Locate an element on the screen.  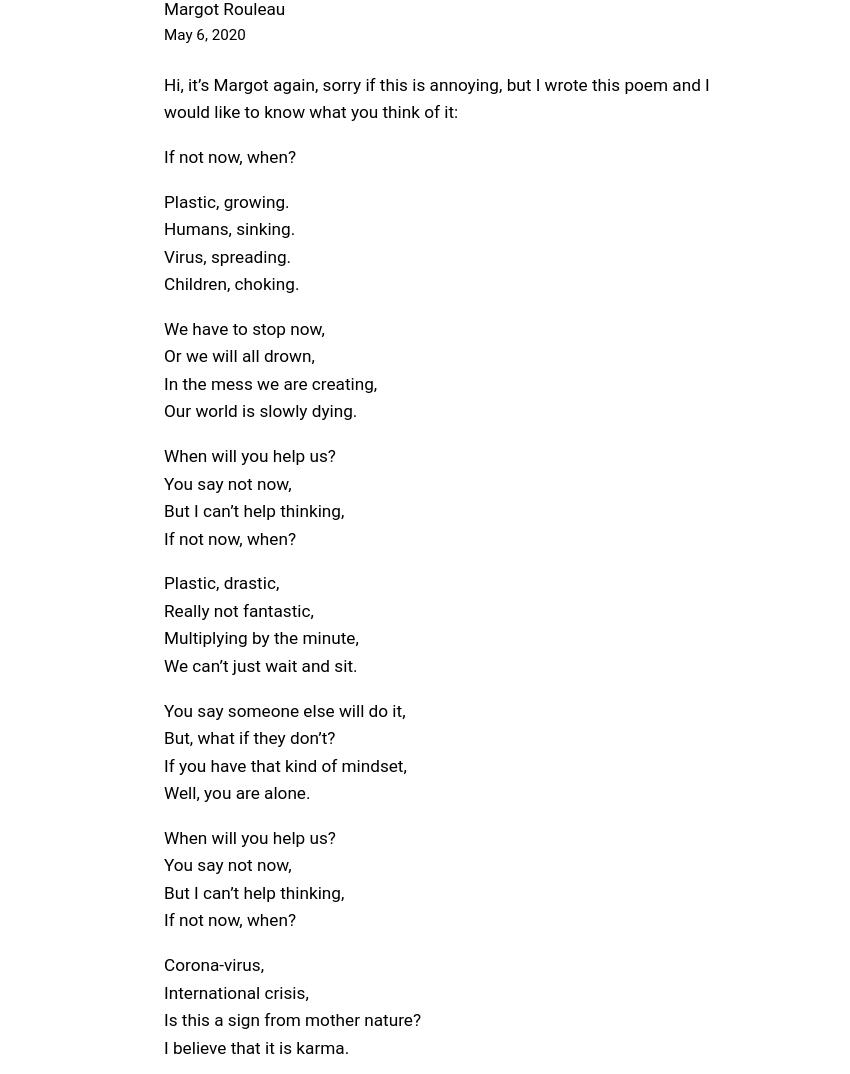
'Hi, it’s Margot again, sorry if this is annoying, but I wrote this poem and I would like to know what you think of it:' is located at coordinates (163, 97).